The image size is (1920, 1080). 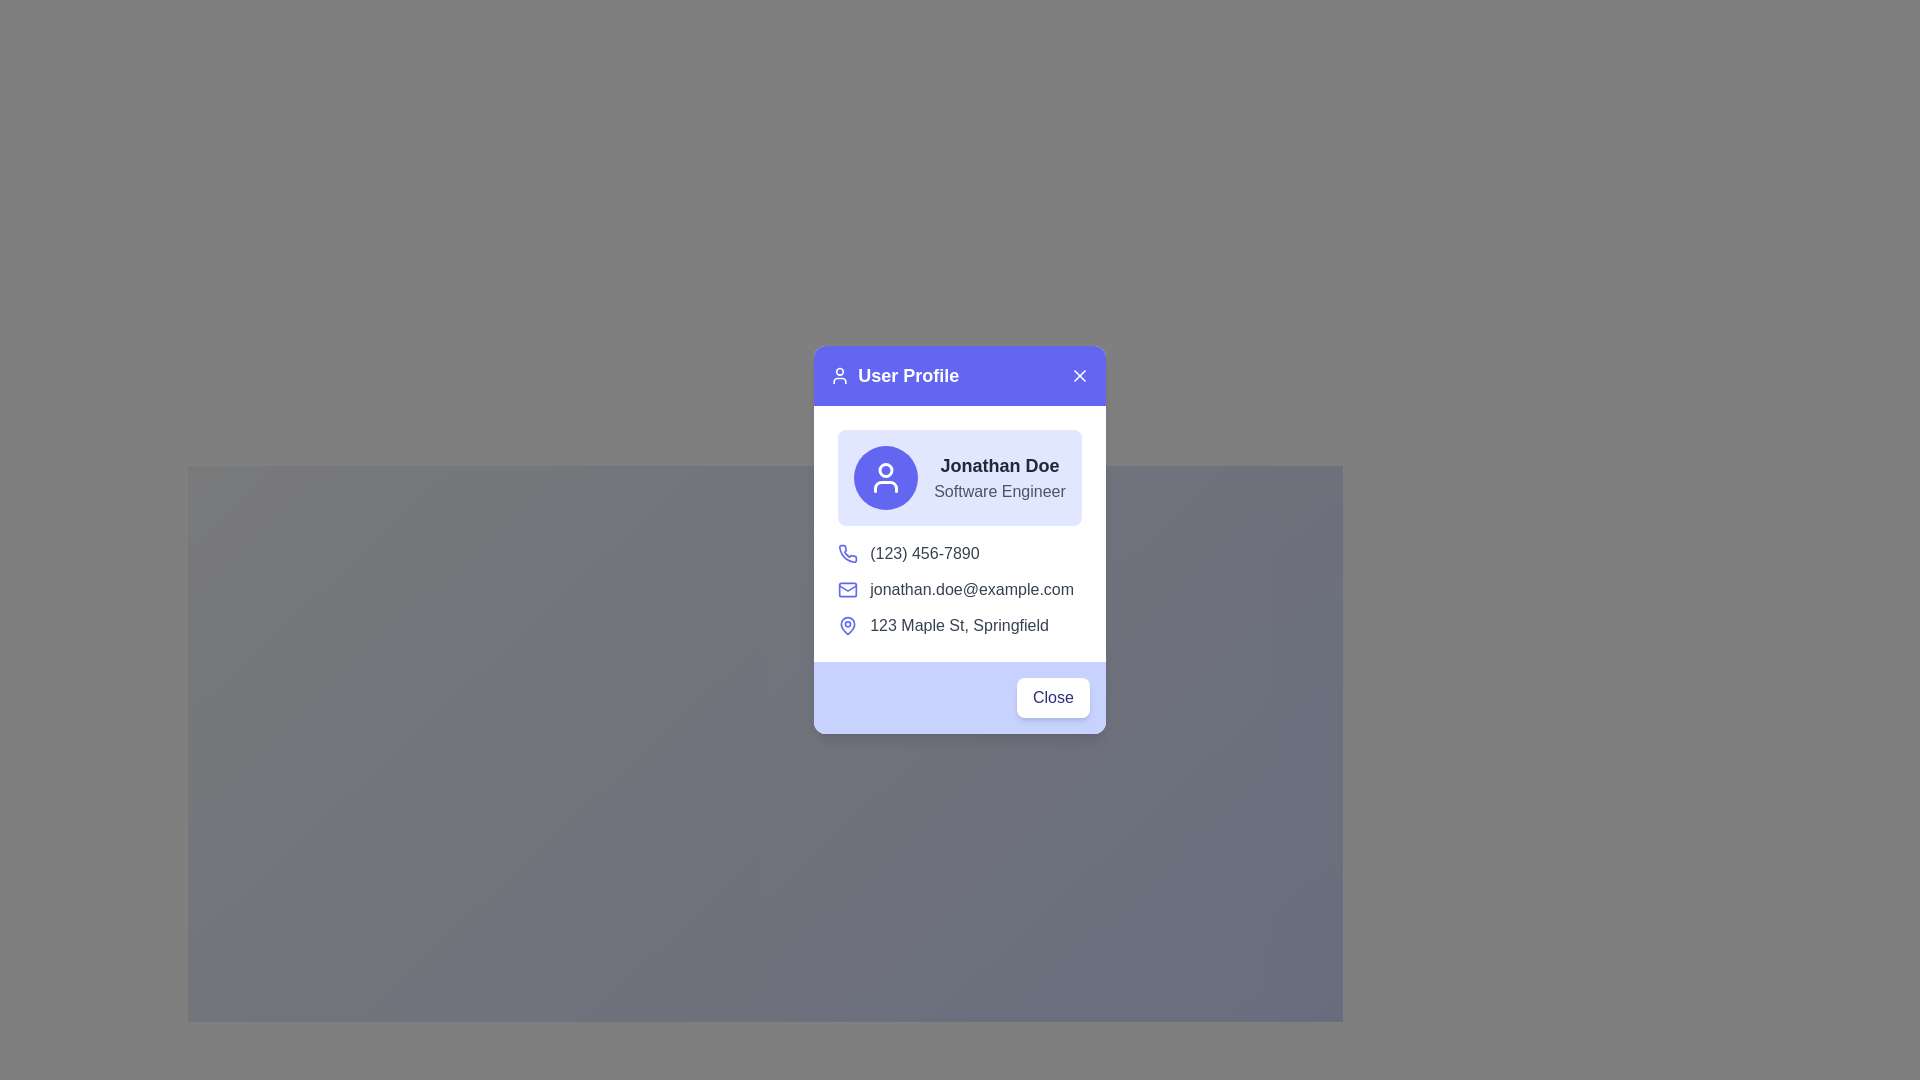 I want to click on the email text element, which is the second item, so click(x=960, y=589).